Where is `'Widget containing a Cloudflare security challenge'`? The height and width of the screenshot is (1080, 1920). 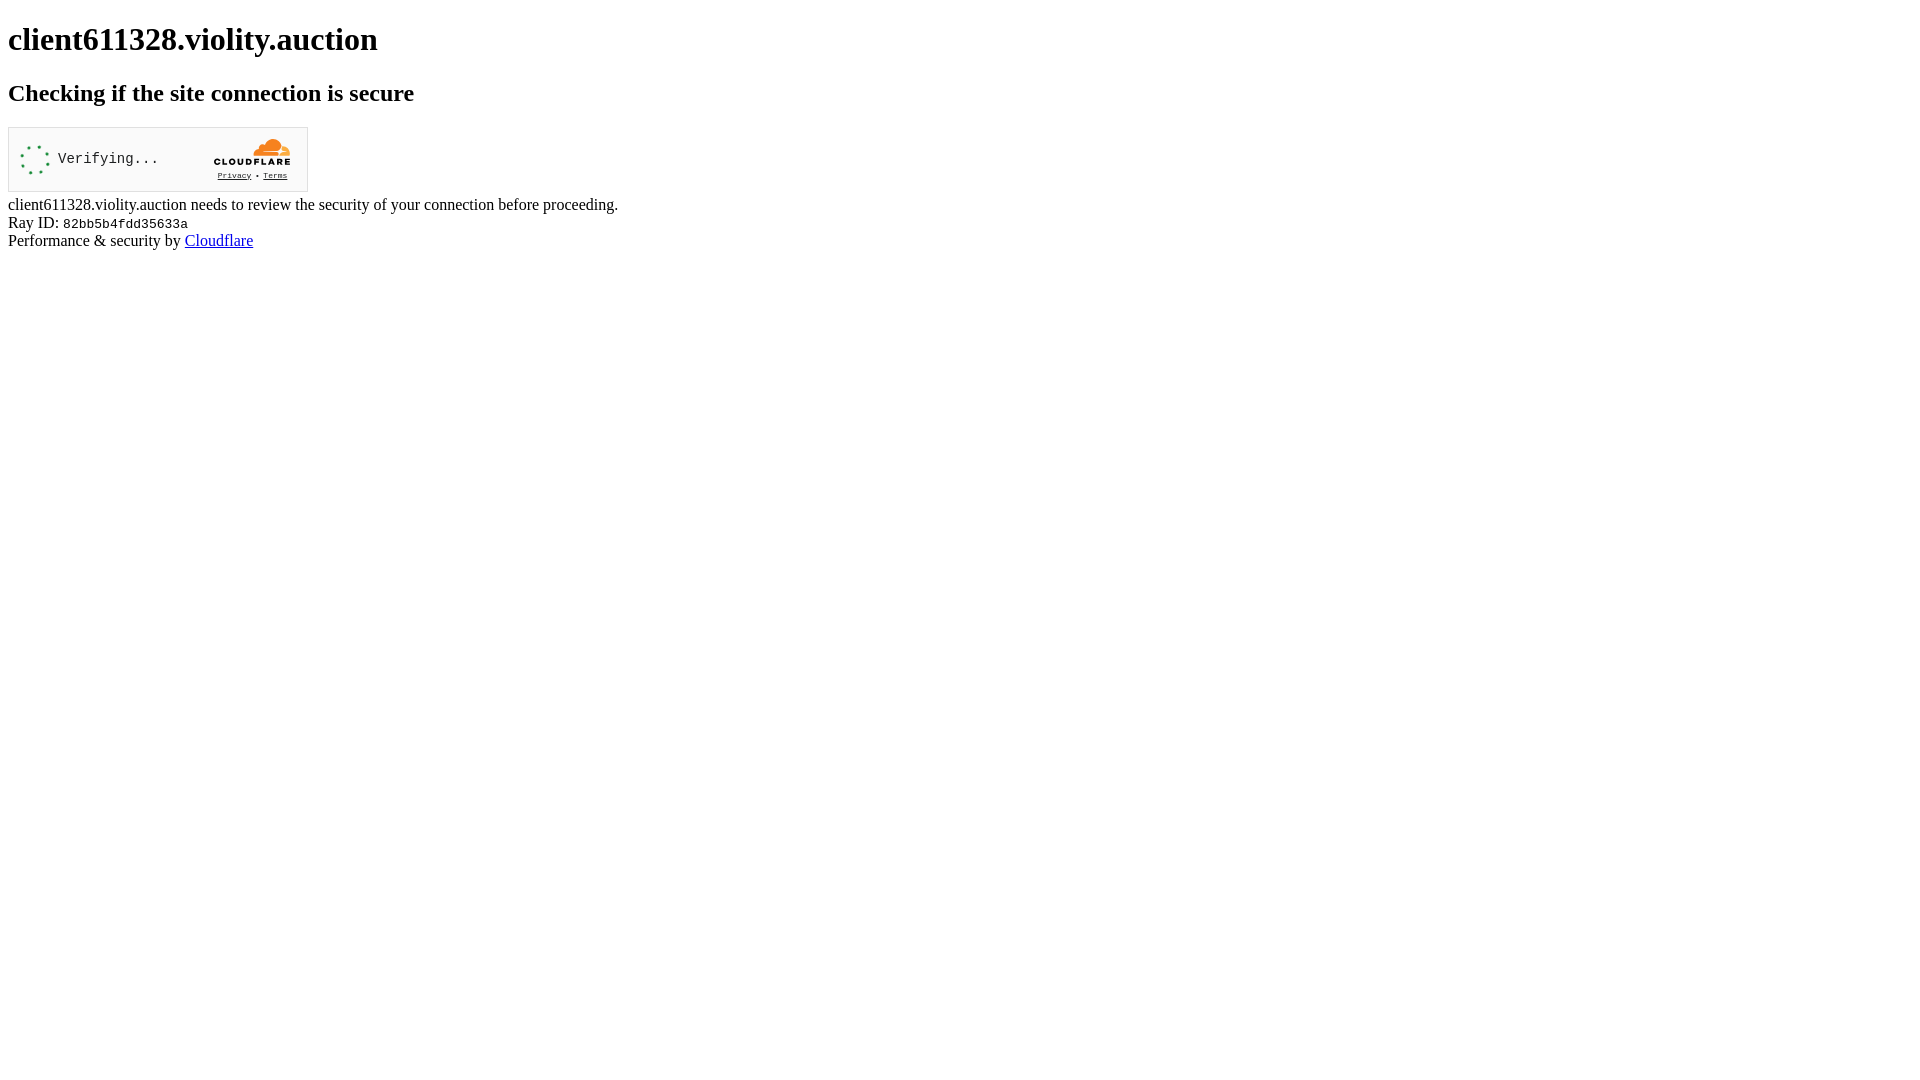
'Widget containing a Cloudflare security challenge' is located at coordinates (157, 158).